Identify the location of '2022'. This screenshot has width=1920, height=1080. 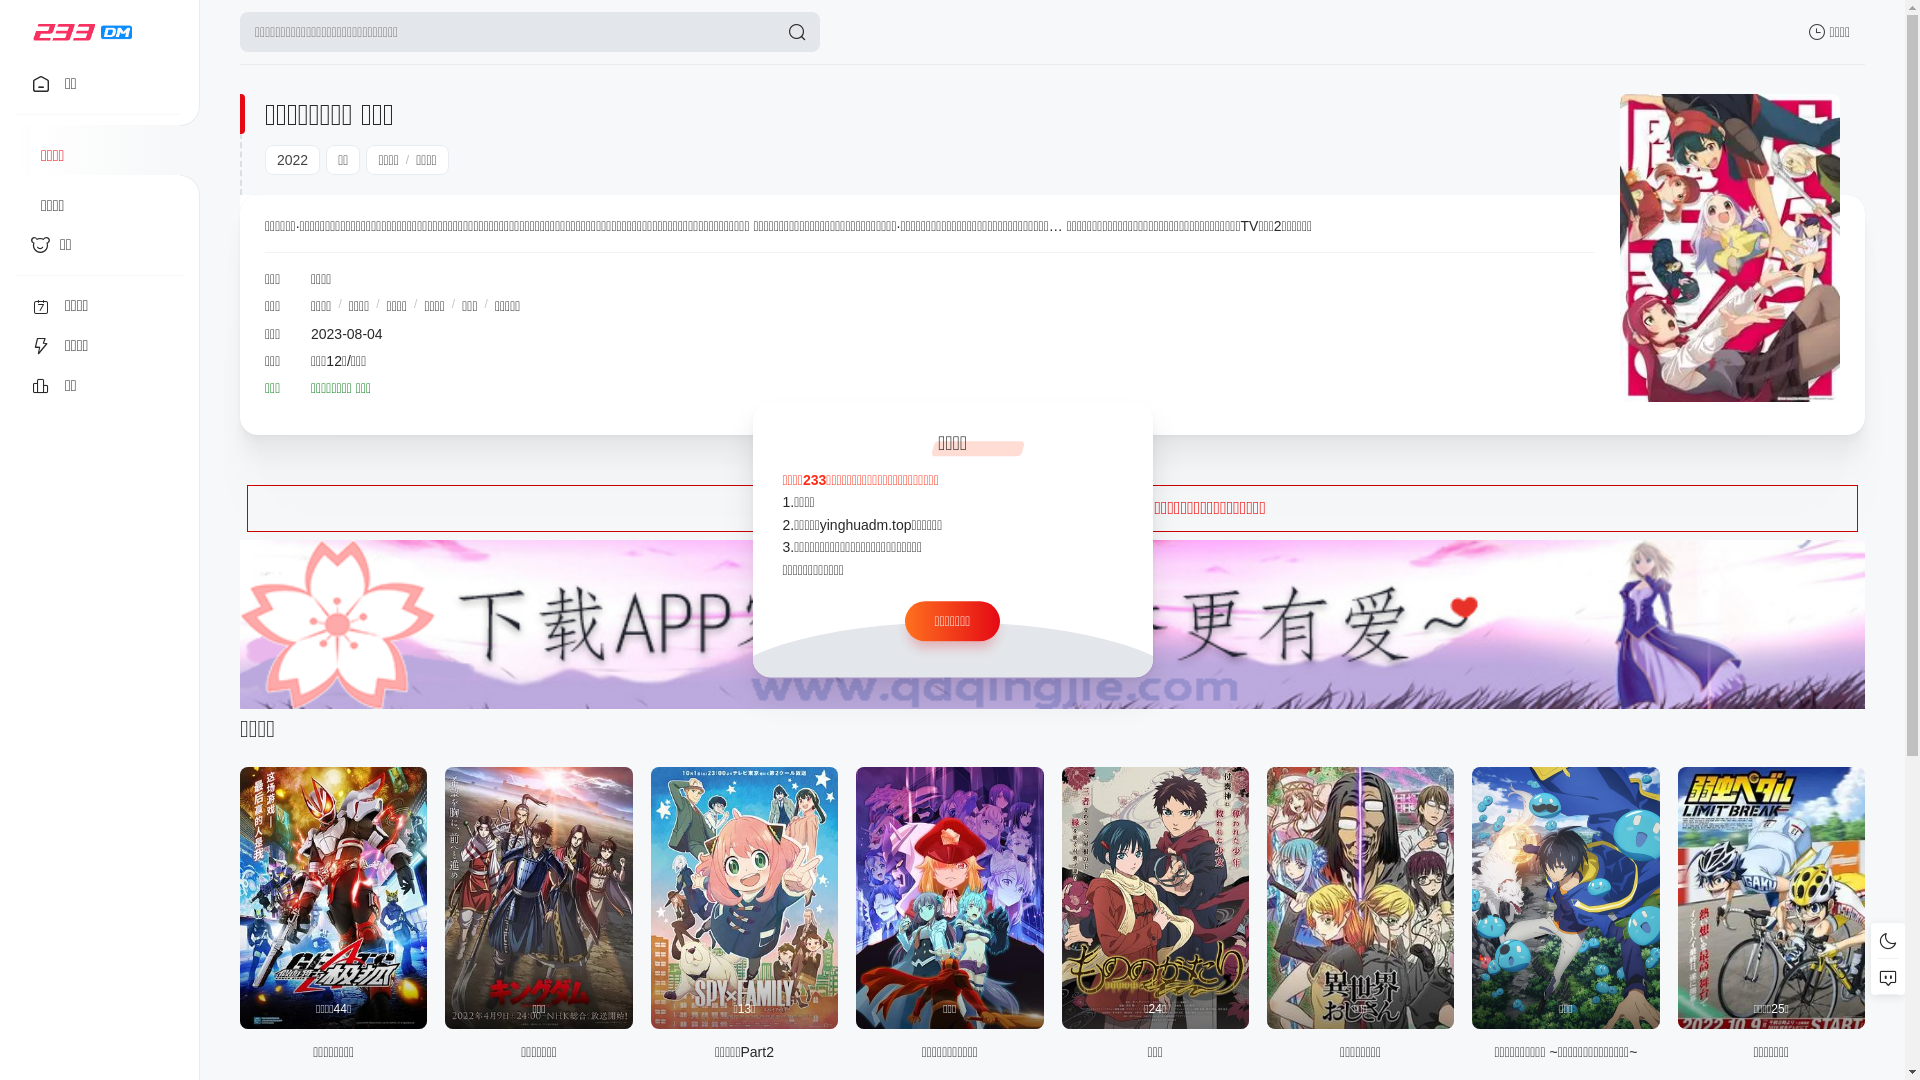
(276, 158).